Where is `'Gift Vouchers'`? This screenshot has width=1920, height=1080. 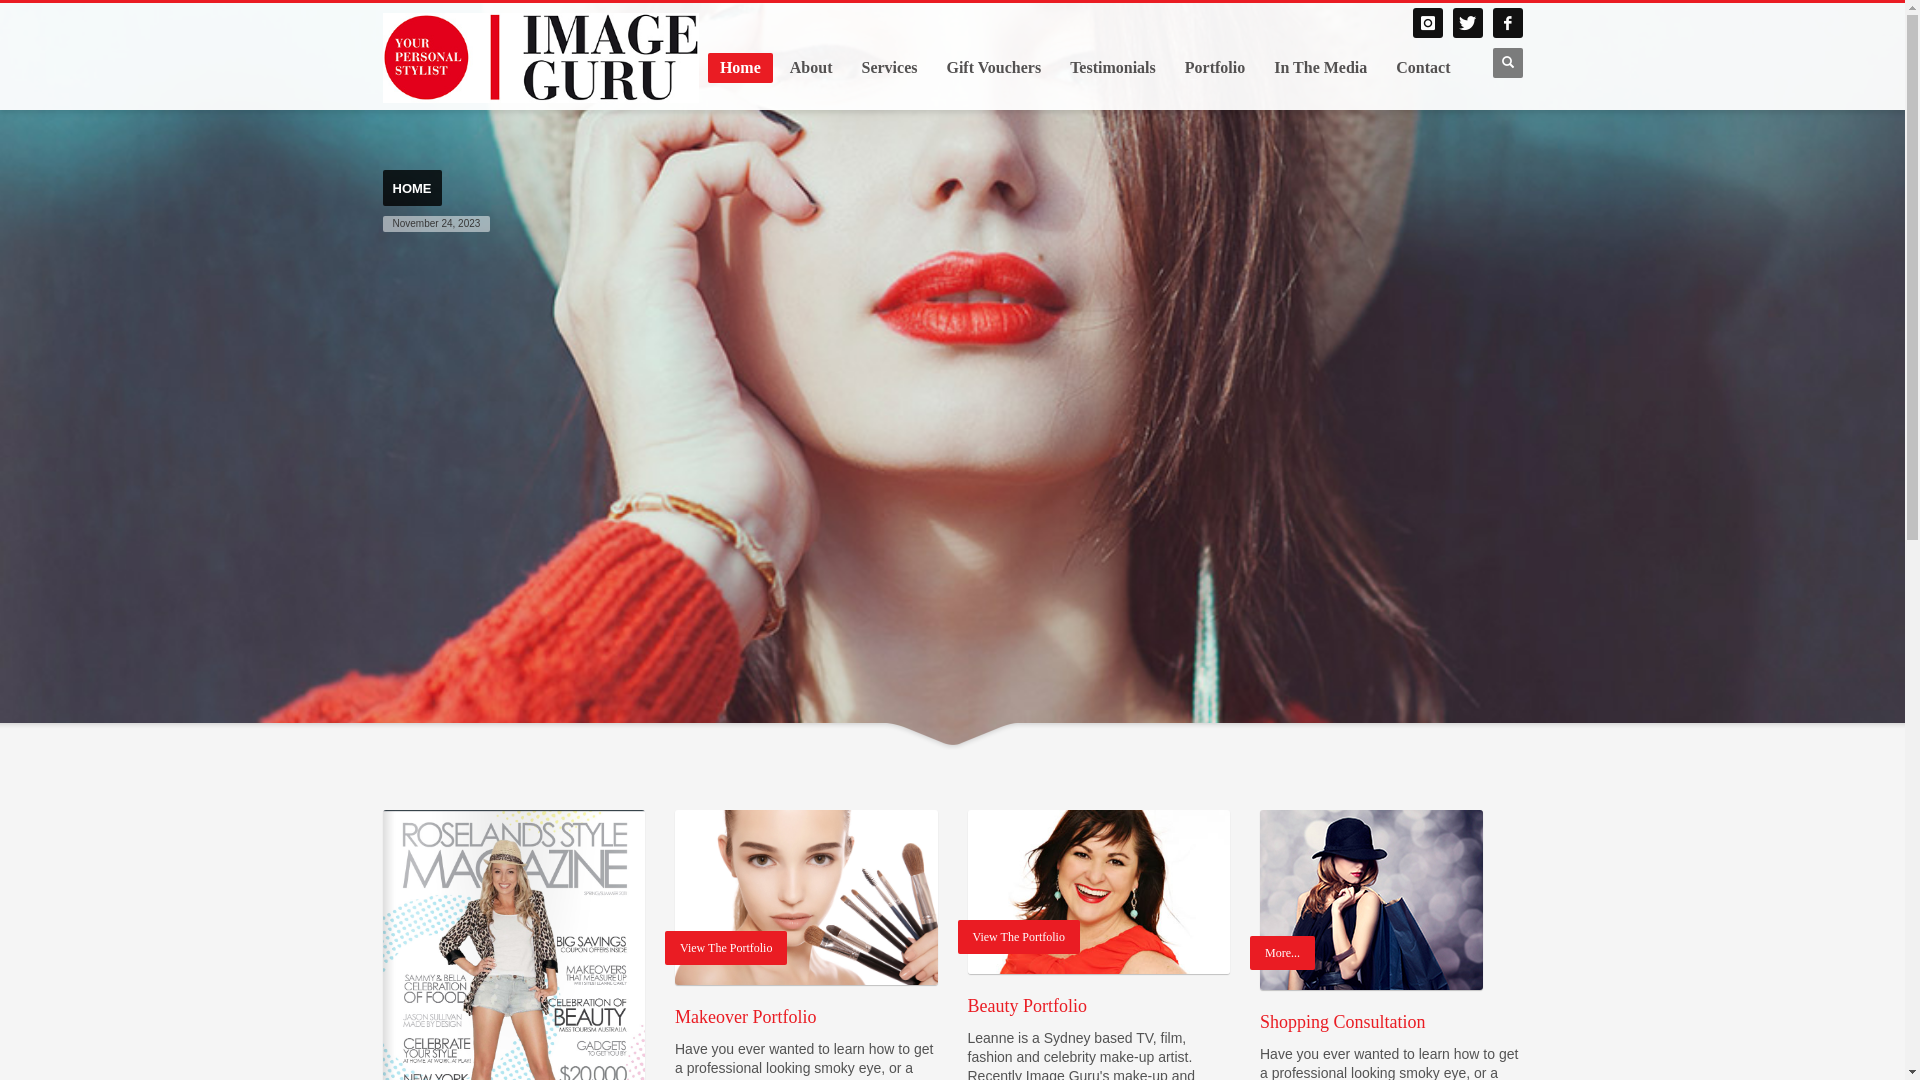 'Gift Vouchers' is located at coordinates (993, 67).